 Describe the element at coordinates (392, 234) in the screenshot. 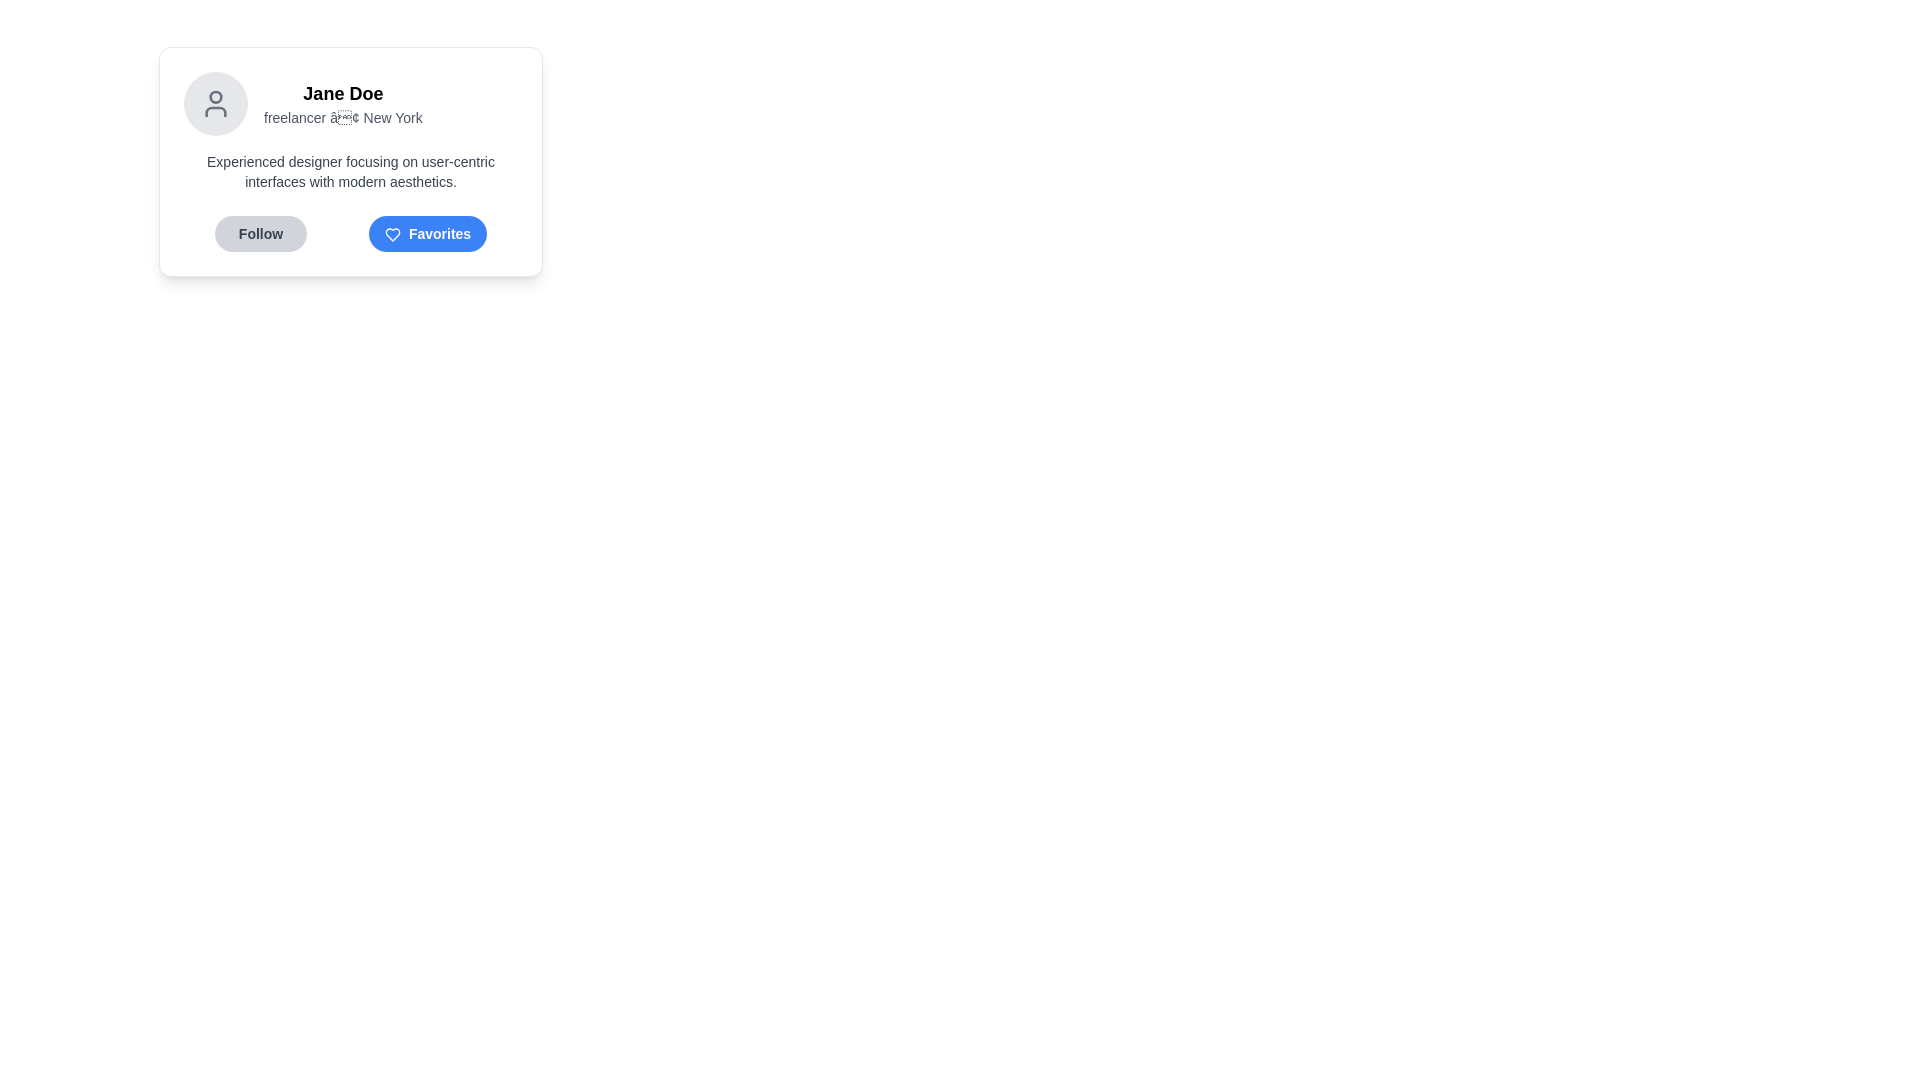

I see `the heart icon associated with the 'Favorites' button, which indicates the option to add items to favorites` at that location.